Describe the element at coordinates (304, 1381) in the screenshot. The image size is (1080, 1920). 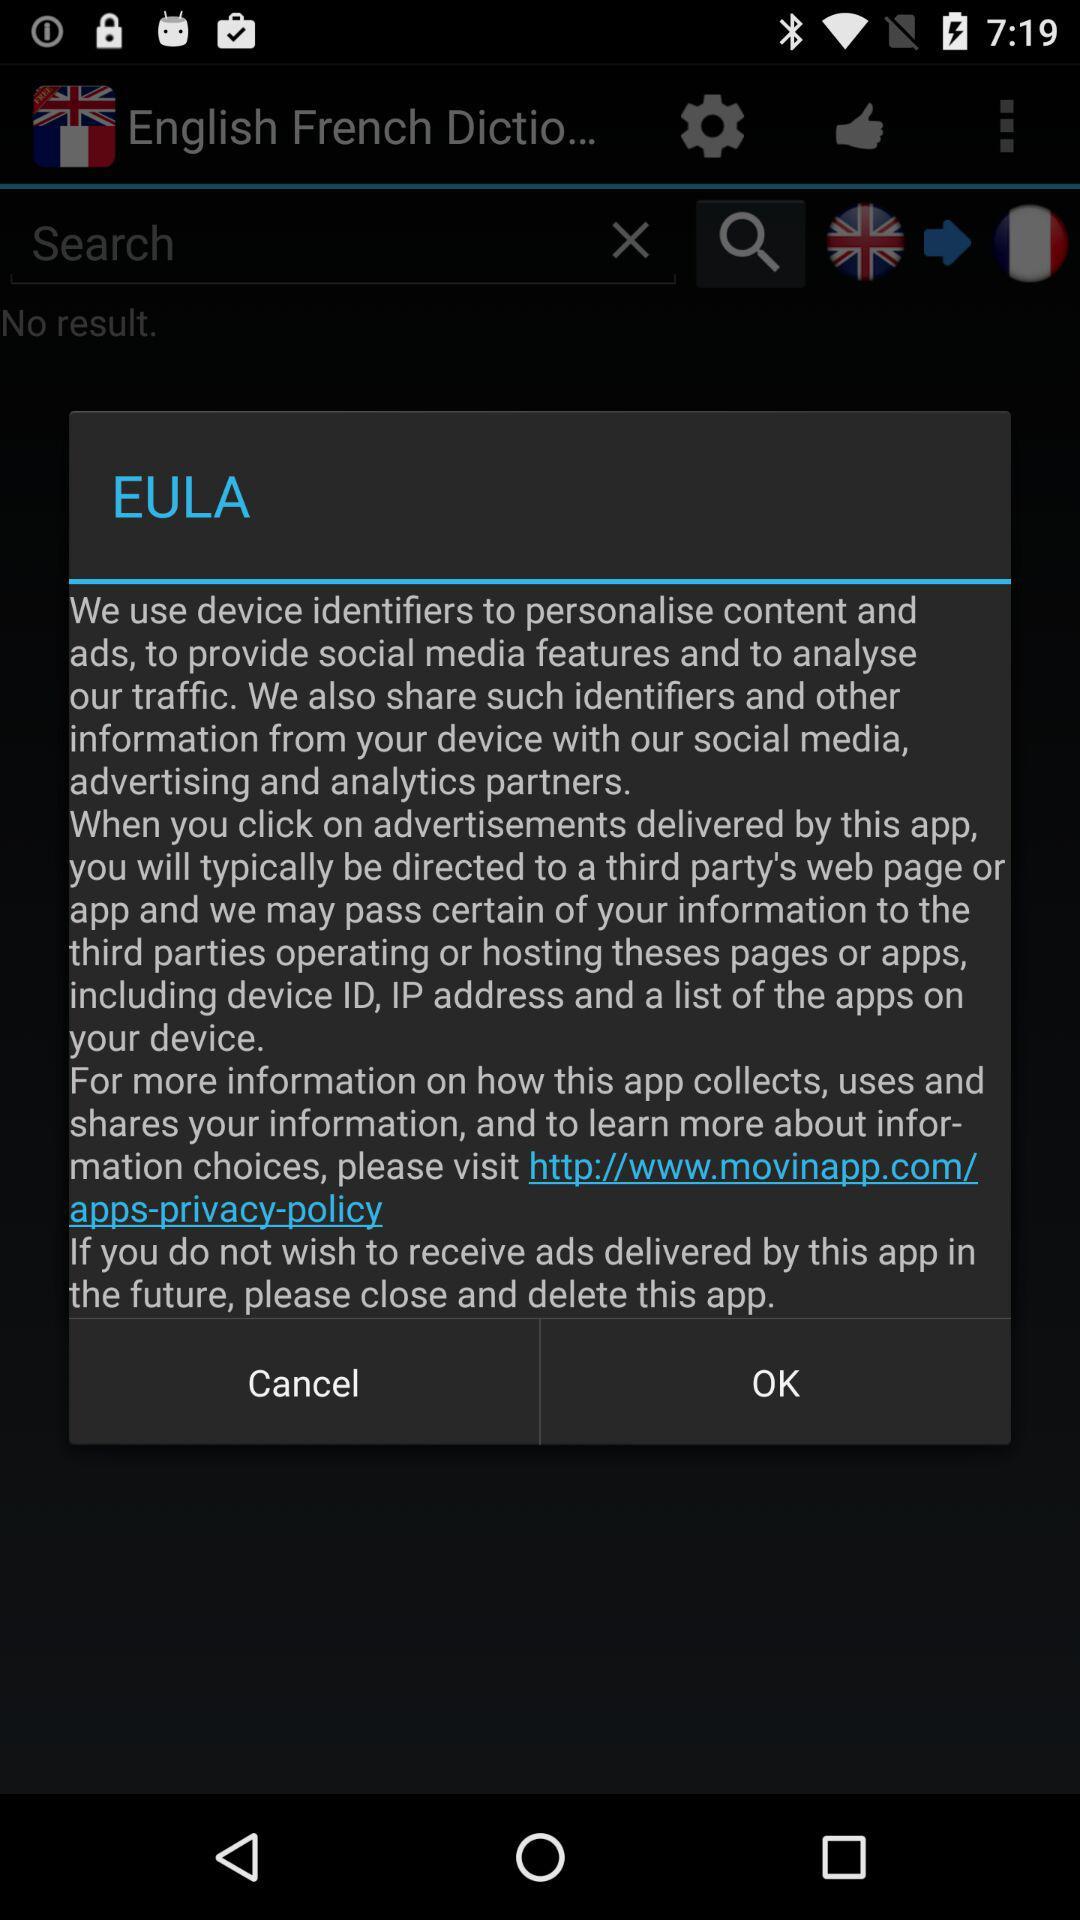
I see `the app below we use device item` at that location.